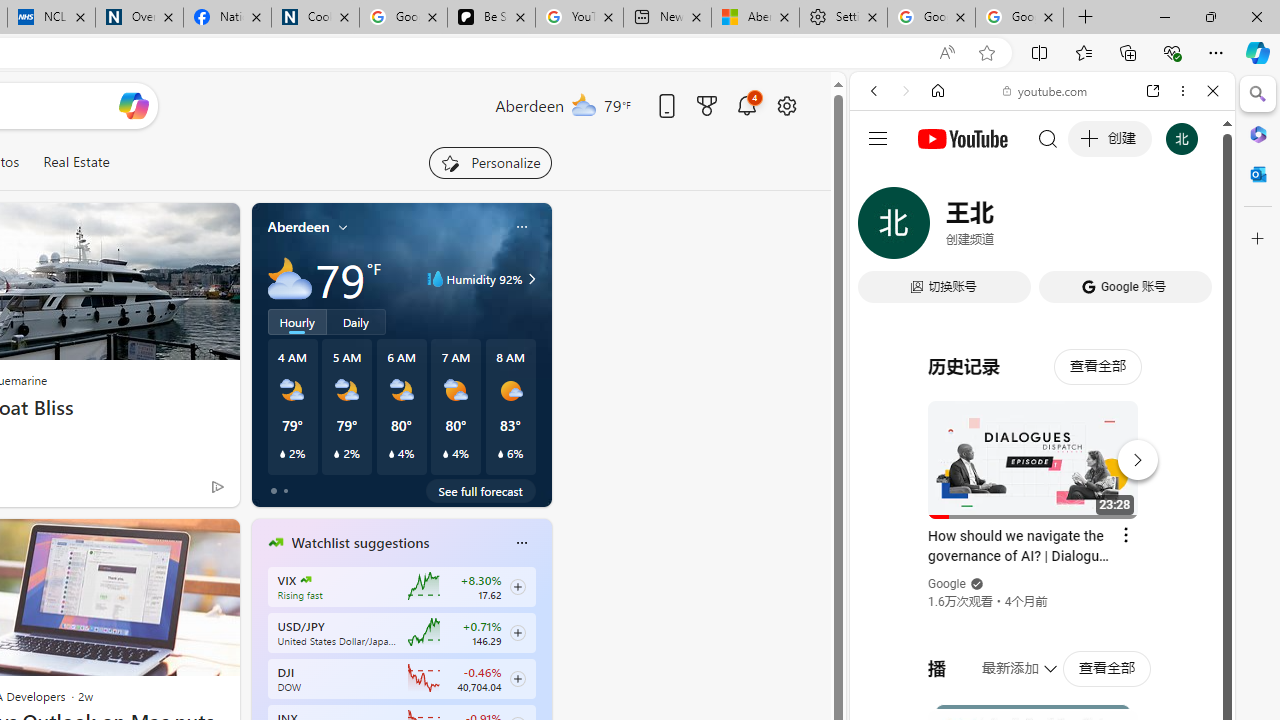  What do you see at coordinates (1257, 238) in the screenshot?
I see `'Close Customize pane'` at bounding box center [1257, 238].